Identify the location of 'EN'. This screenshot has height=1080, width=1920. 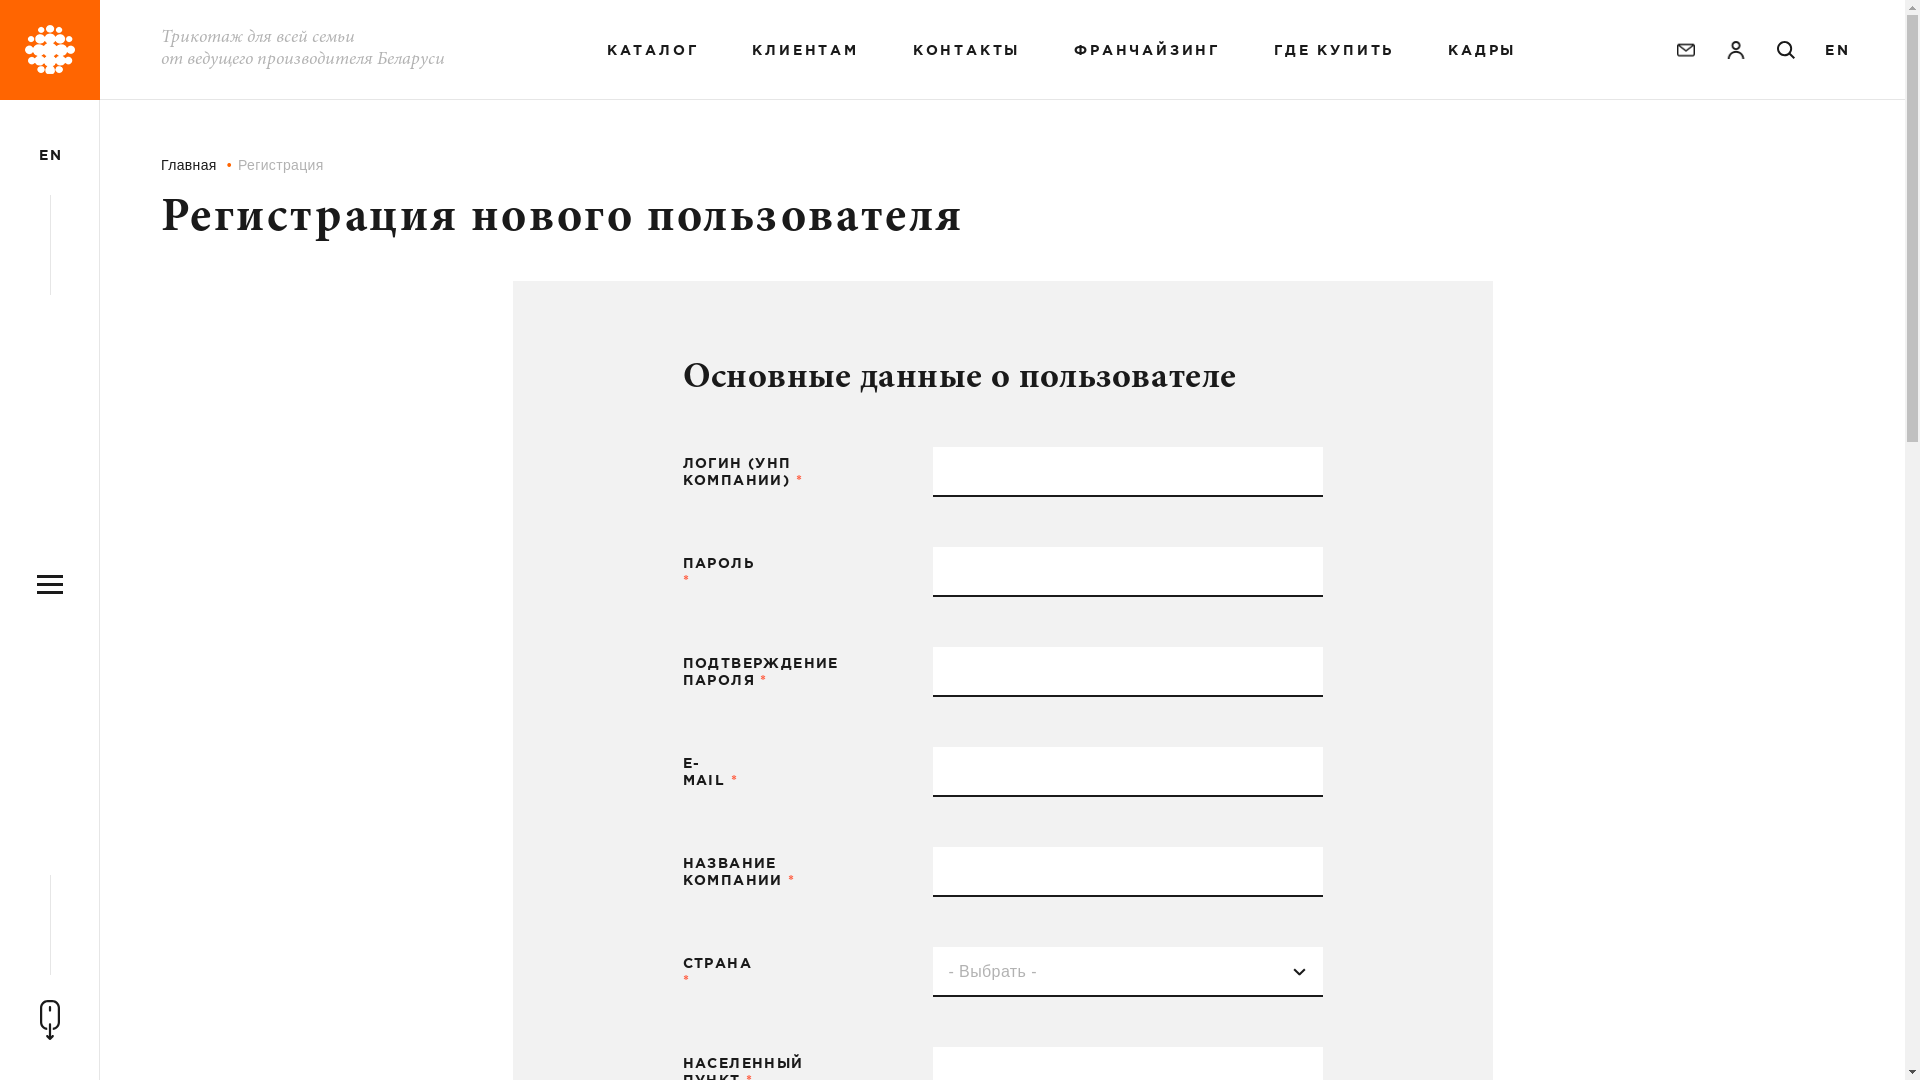
(1836, 49).